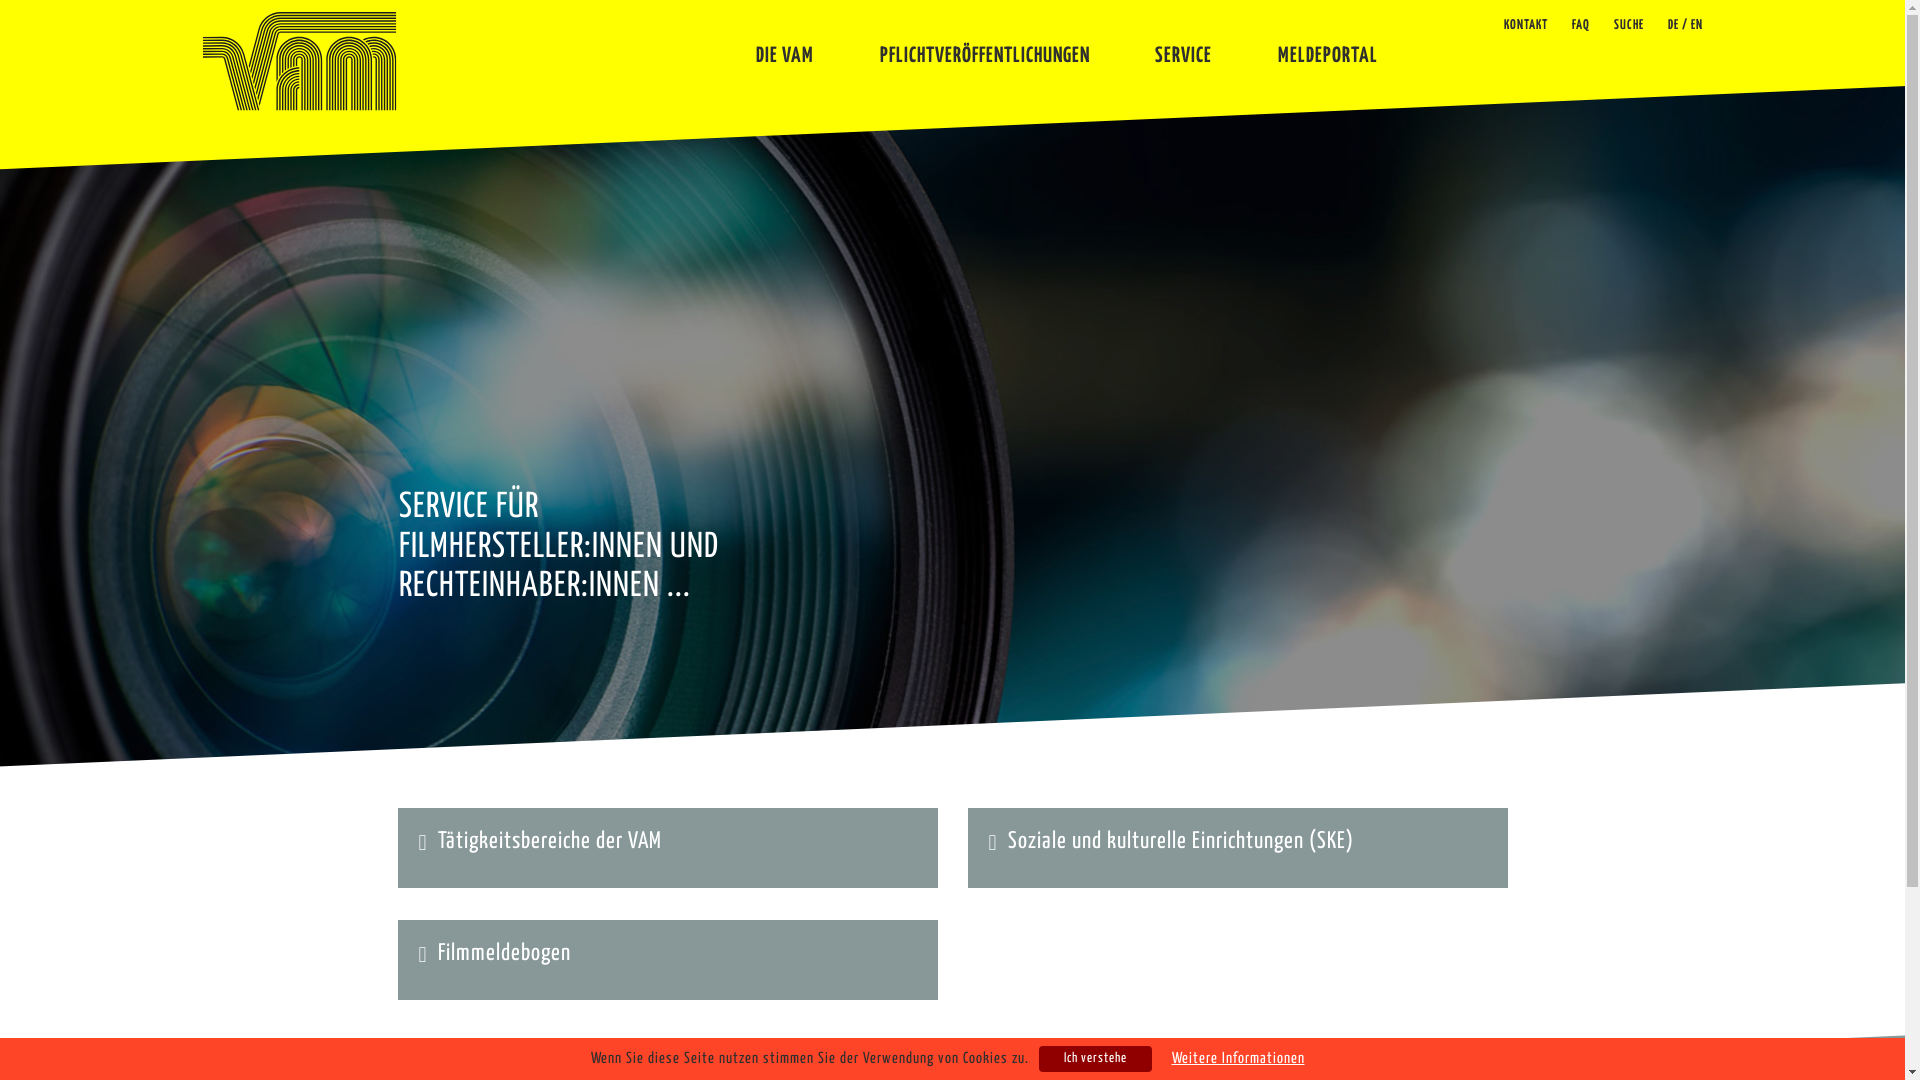 This screenshot has width=1920, height=1080. What do you see at coordinates (504, 952) in the screenshot?
I see `'Filmmeldebogen'` at bounding box center [504, 952].